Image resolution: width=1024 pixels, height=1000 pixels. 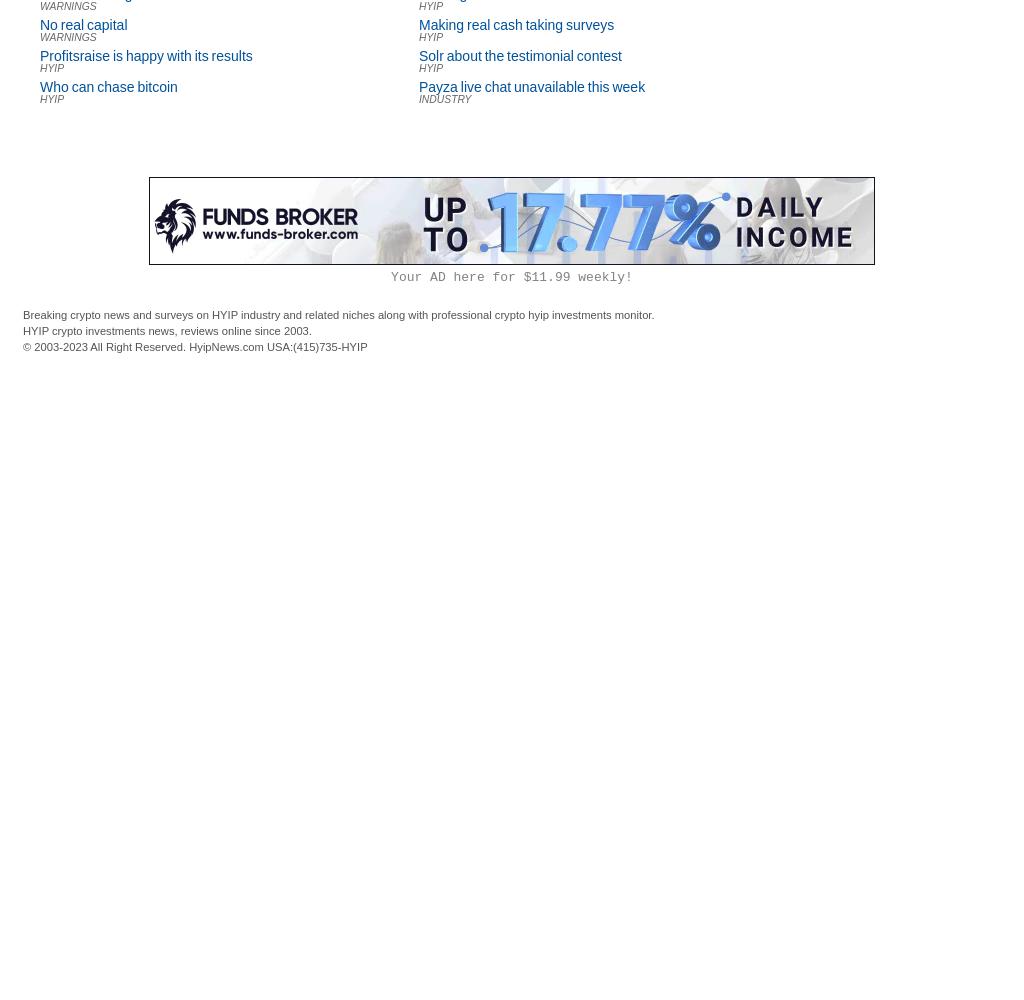 What do you see at coordinates (516, 25) in the screenshot?
I see `'Making real cash taking surveys'` at bounding box center [516, 25].